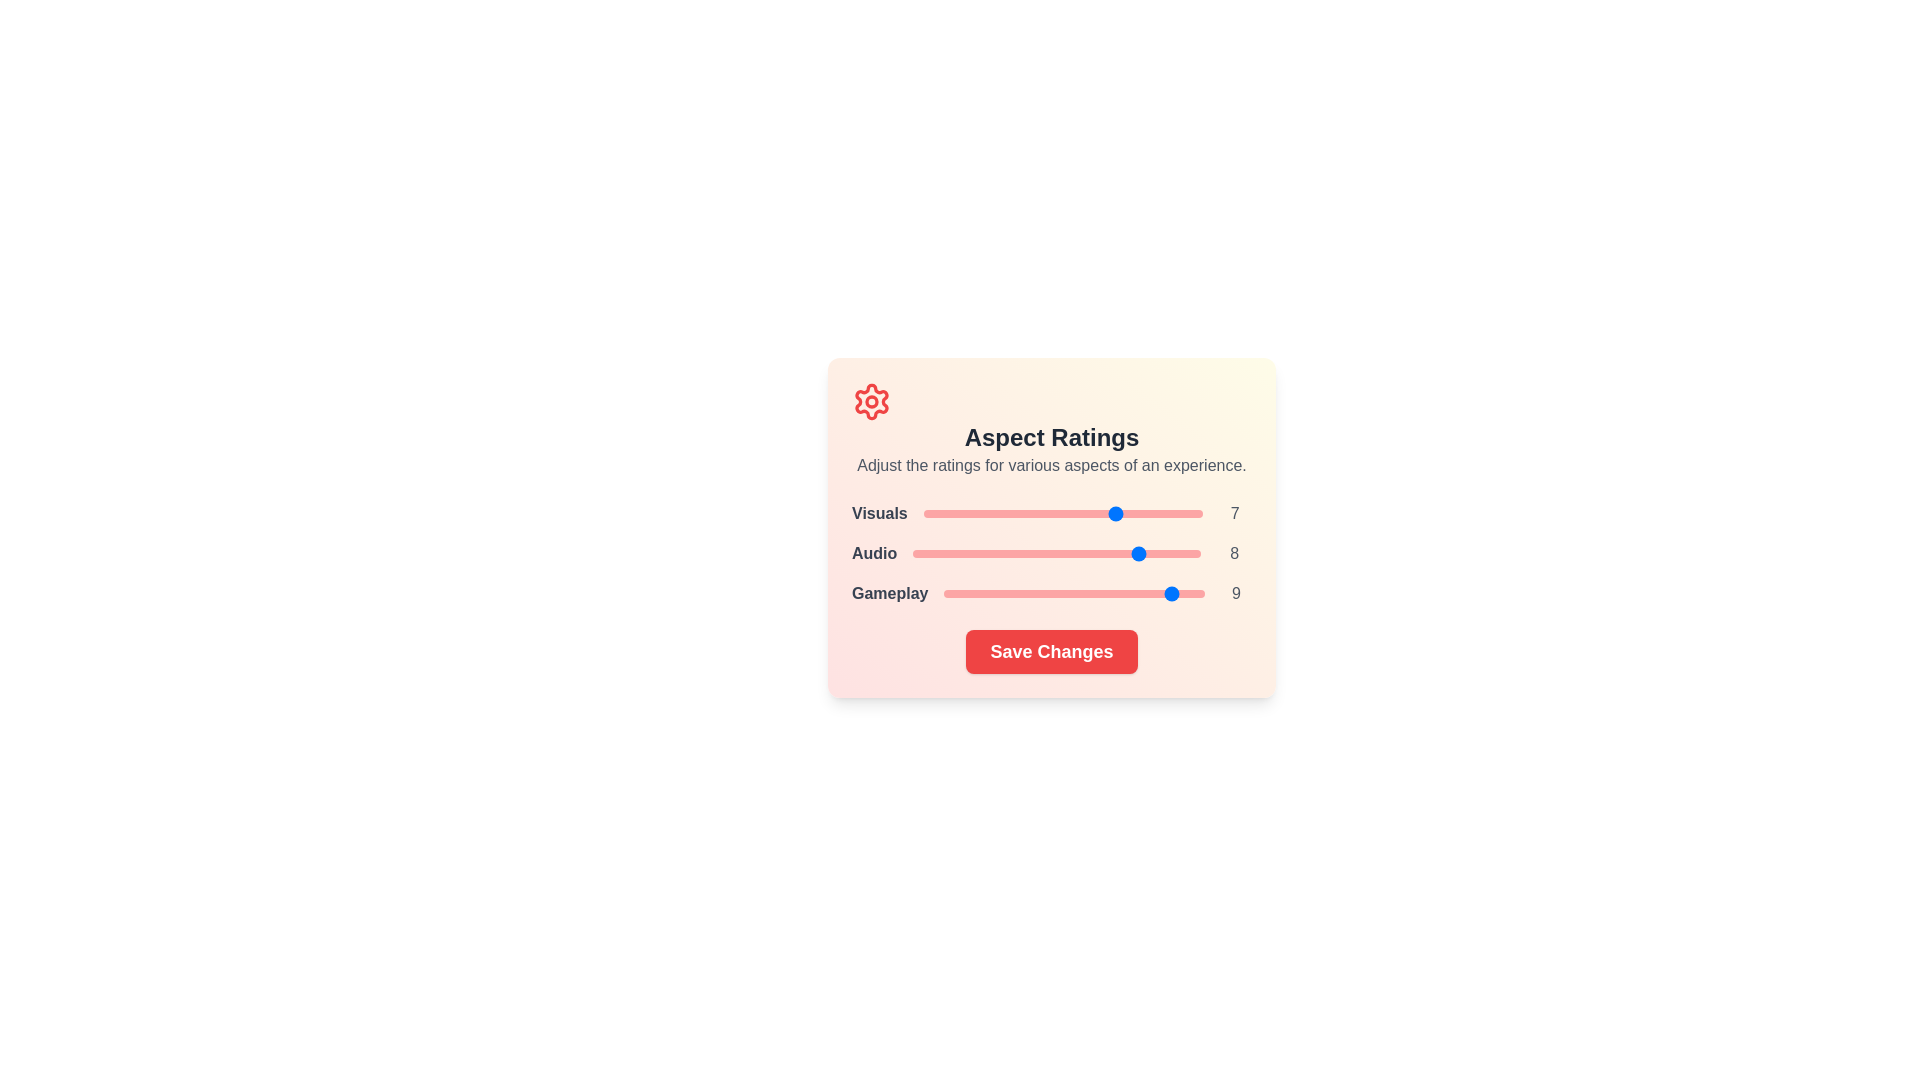 This screenshot has width=1920, height=1080. What do you see at coordinates (1050, 651) in the screenshot?
I see `the 'Save Changes' button` at bounding box center [1050, 651].